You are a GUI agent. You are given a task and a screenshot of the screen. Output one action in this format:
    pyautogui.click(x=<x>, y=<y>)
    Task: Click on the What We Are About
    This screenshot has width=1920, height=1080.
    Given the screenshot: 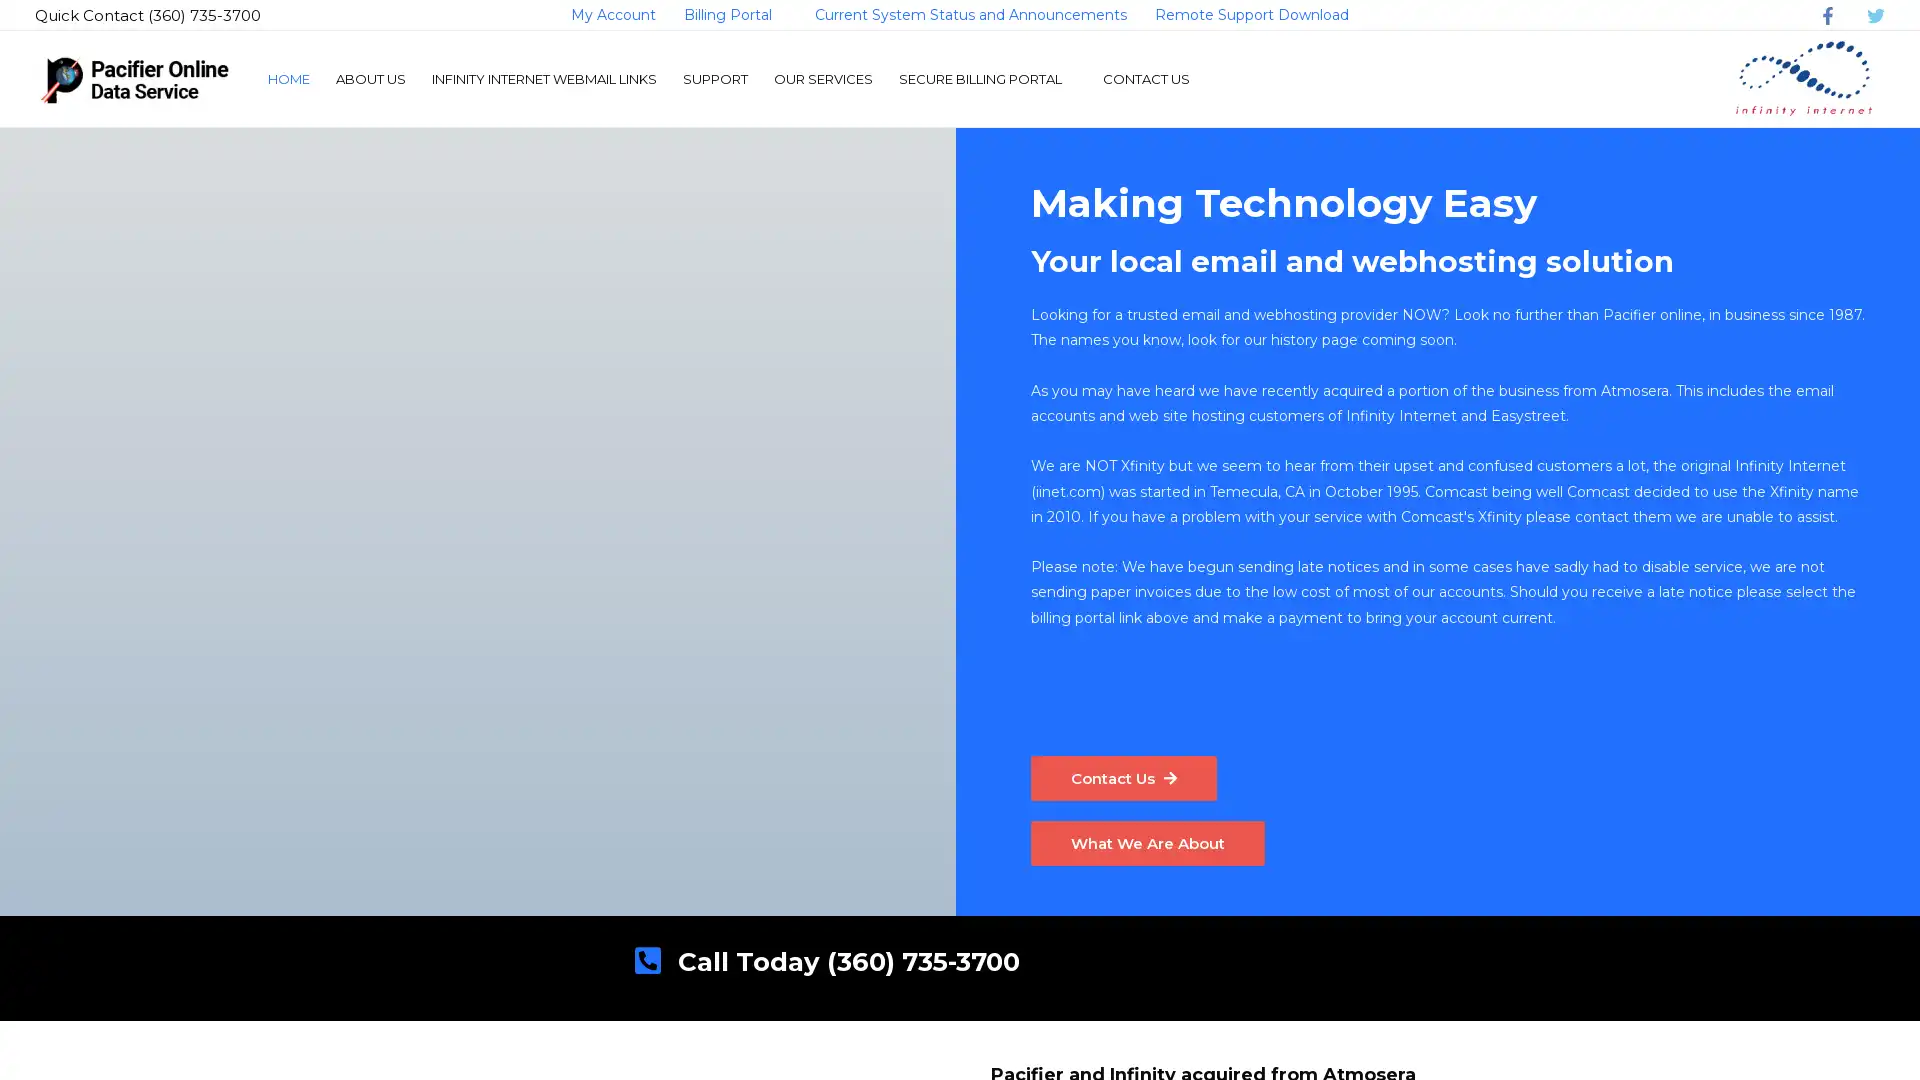 What is the action you would take?
    pyautogui.click(x=1152, y=845)
    